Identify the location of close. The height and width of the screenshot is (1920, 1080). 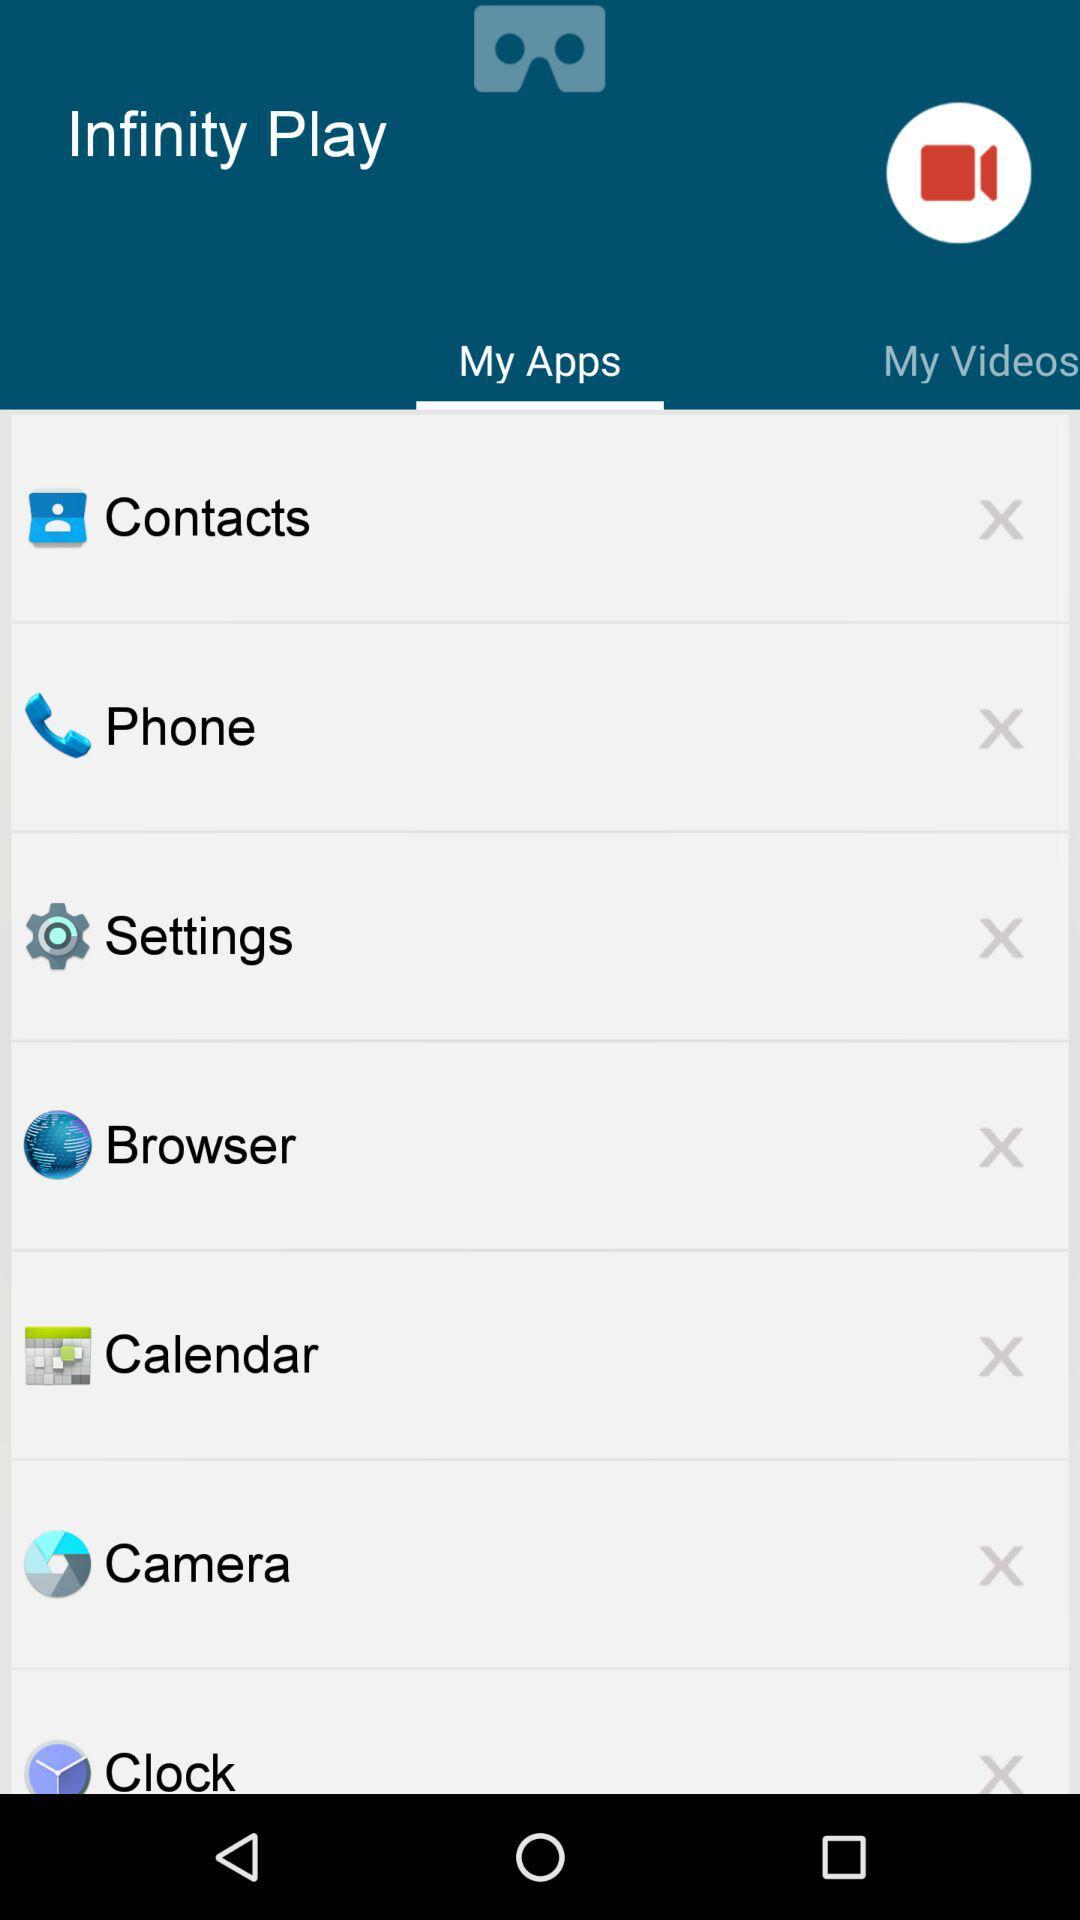
(1001, 517).